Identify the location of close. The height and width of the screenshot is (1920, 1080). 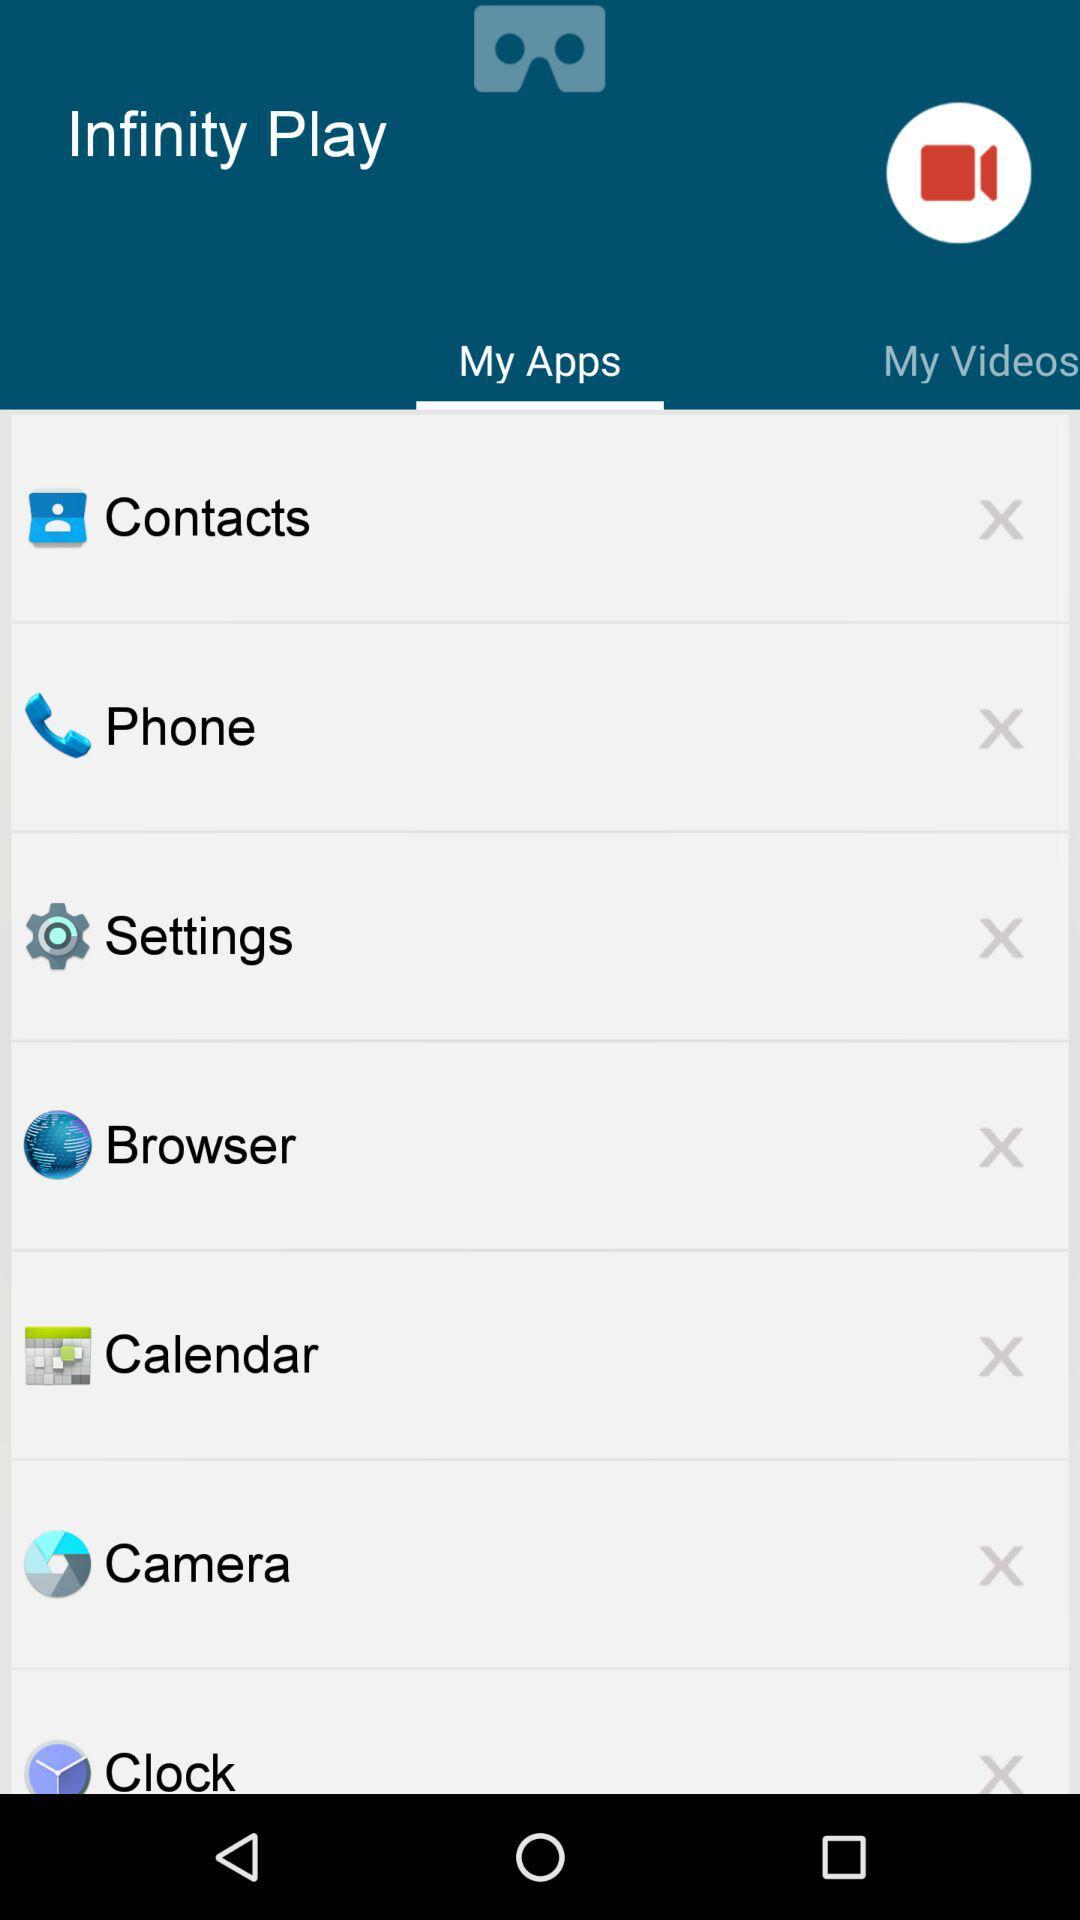
(1001, 517).